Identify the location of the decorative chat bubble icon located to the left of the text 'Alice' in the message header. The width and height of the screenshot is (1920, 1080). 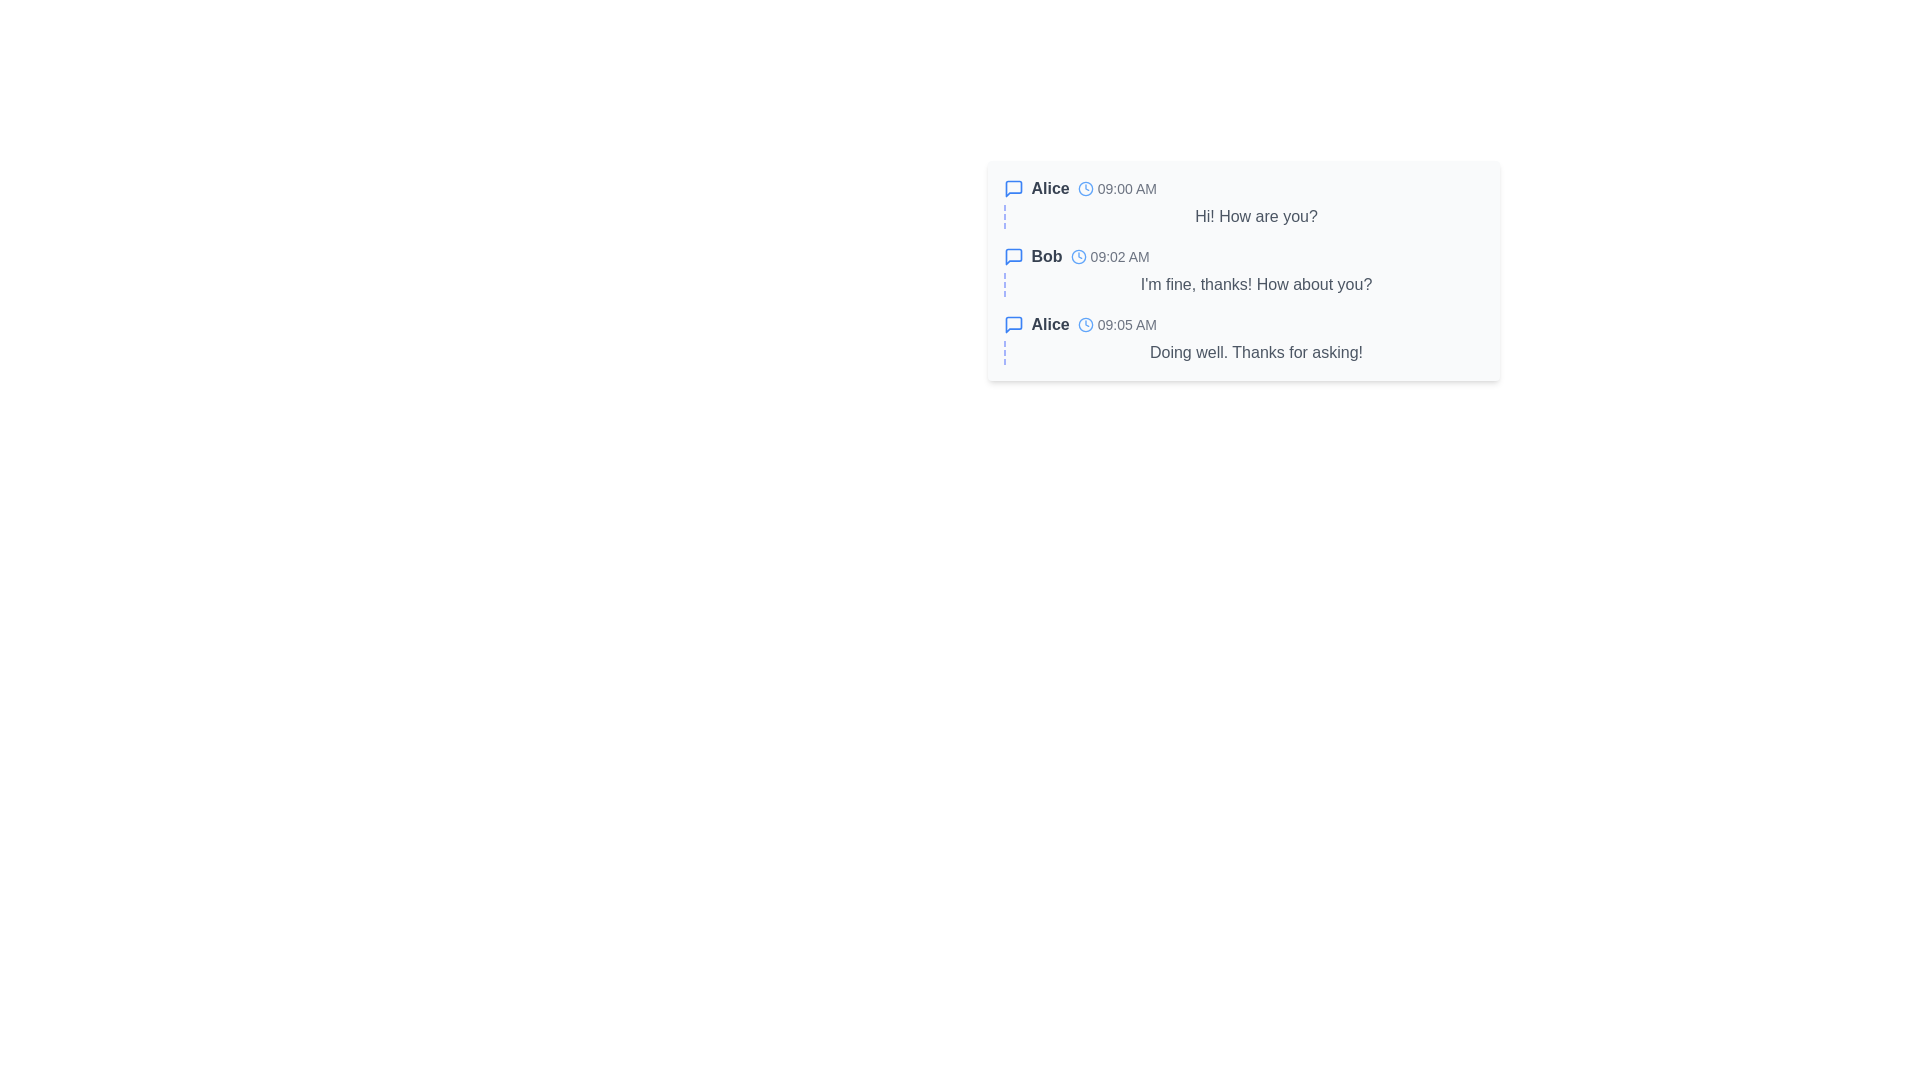
(1013, 189).